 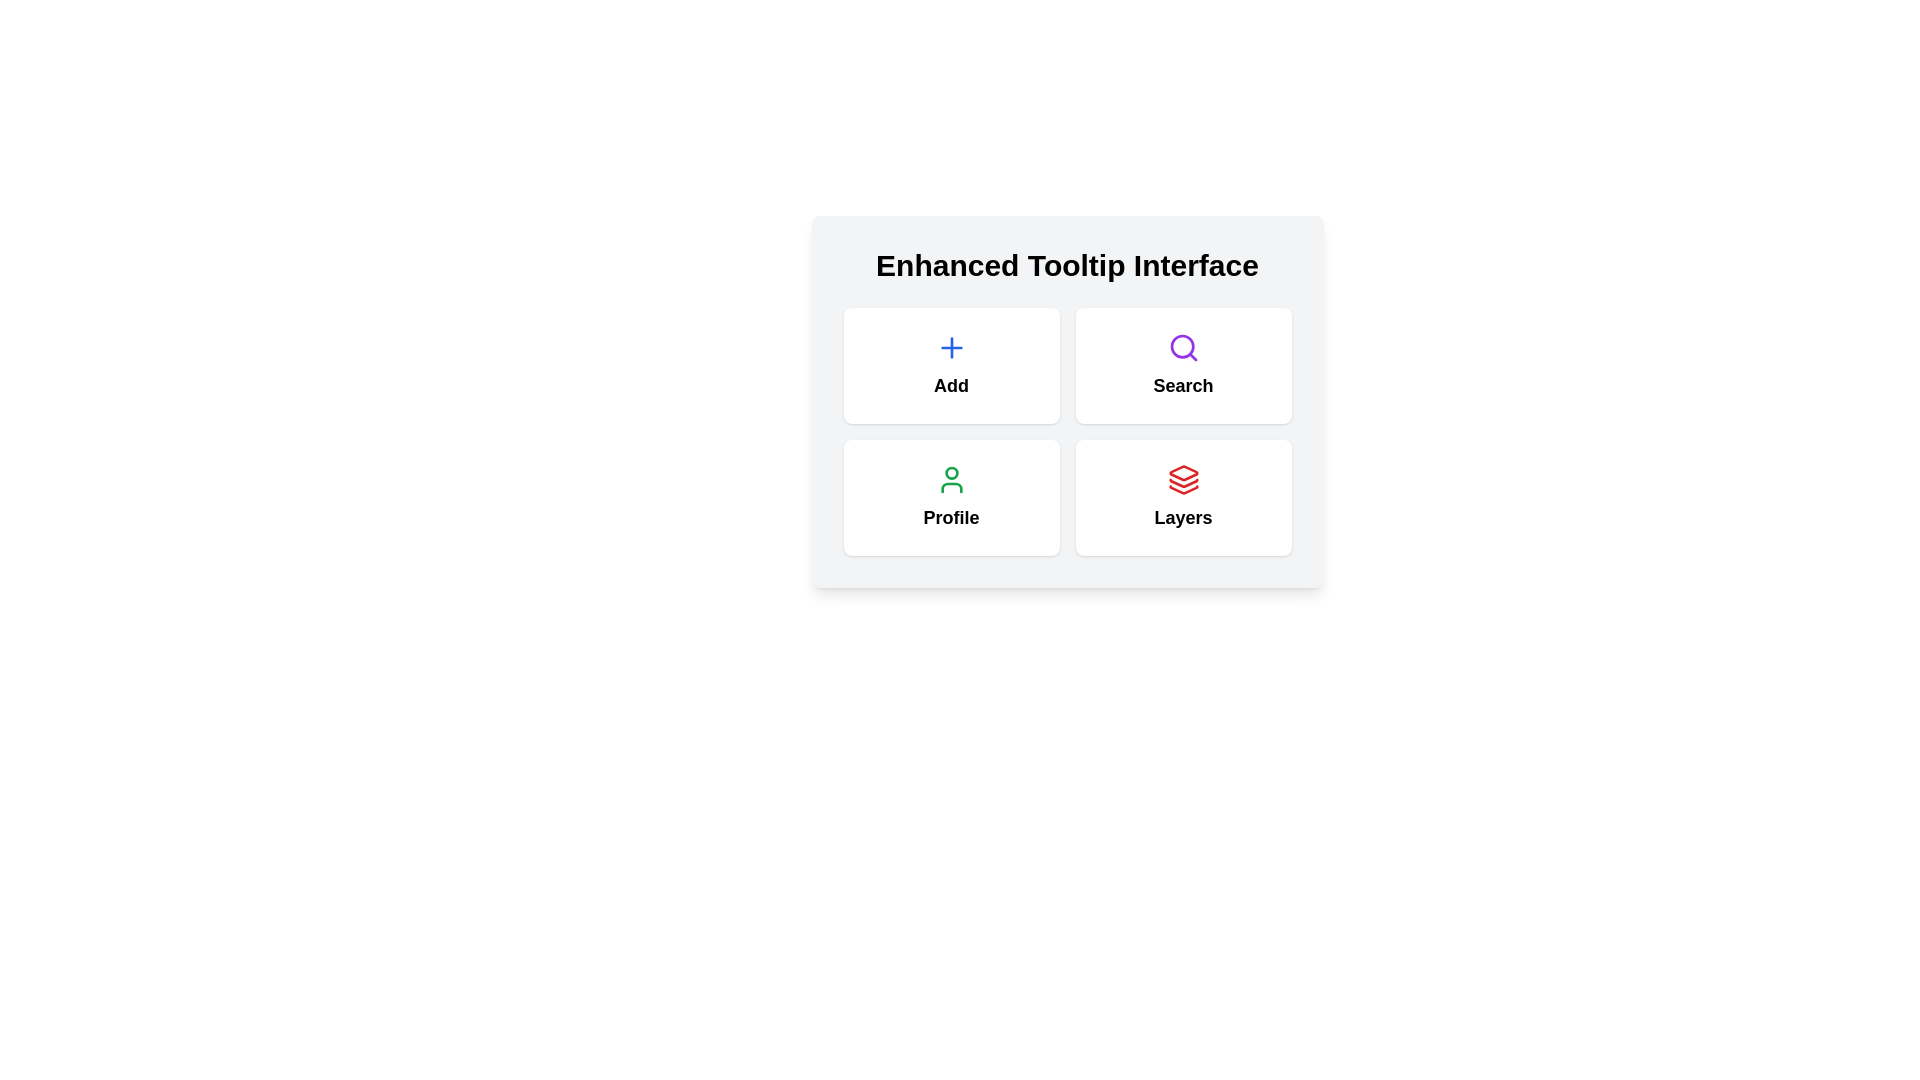 What do you see at coordinates (950, 385) in the screenshot?
I see `the bold sans-serif styled text label displaying the word 'Add', which is centrally aligned and located in the top-left quadrant of the grid buttons under 'Enhanced Tooltip Interface'` at bounding box center [950, 385].